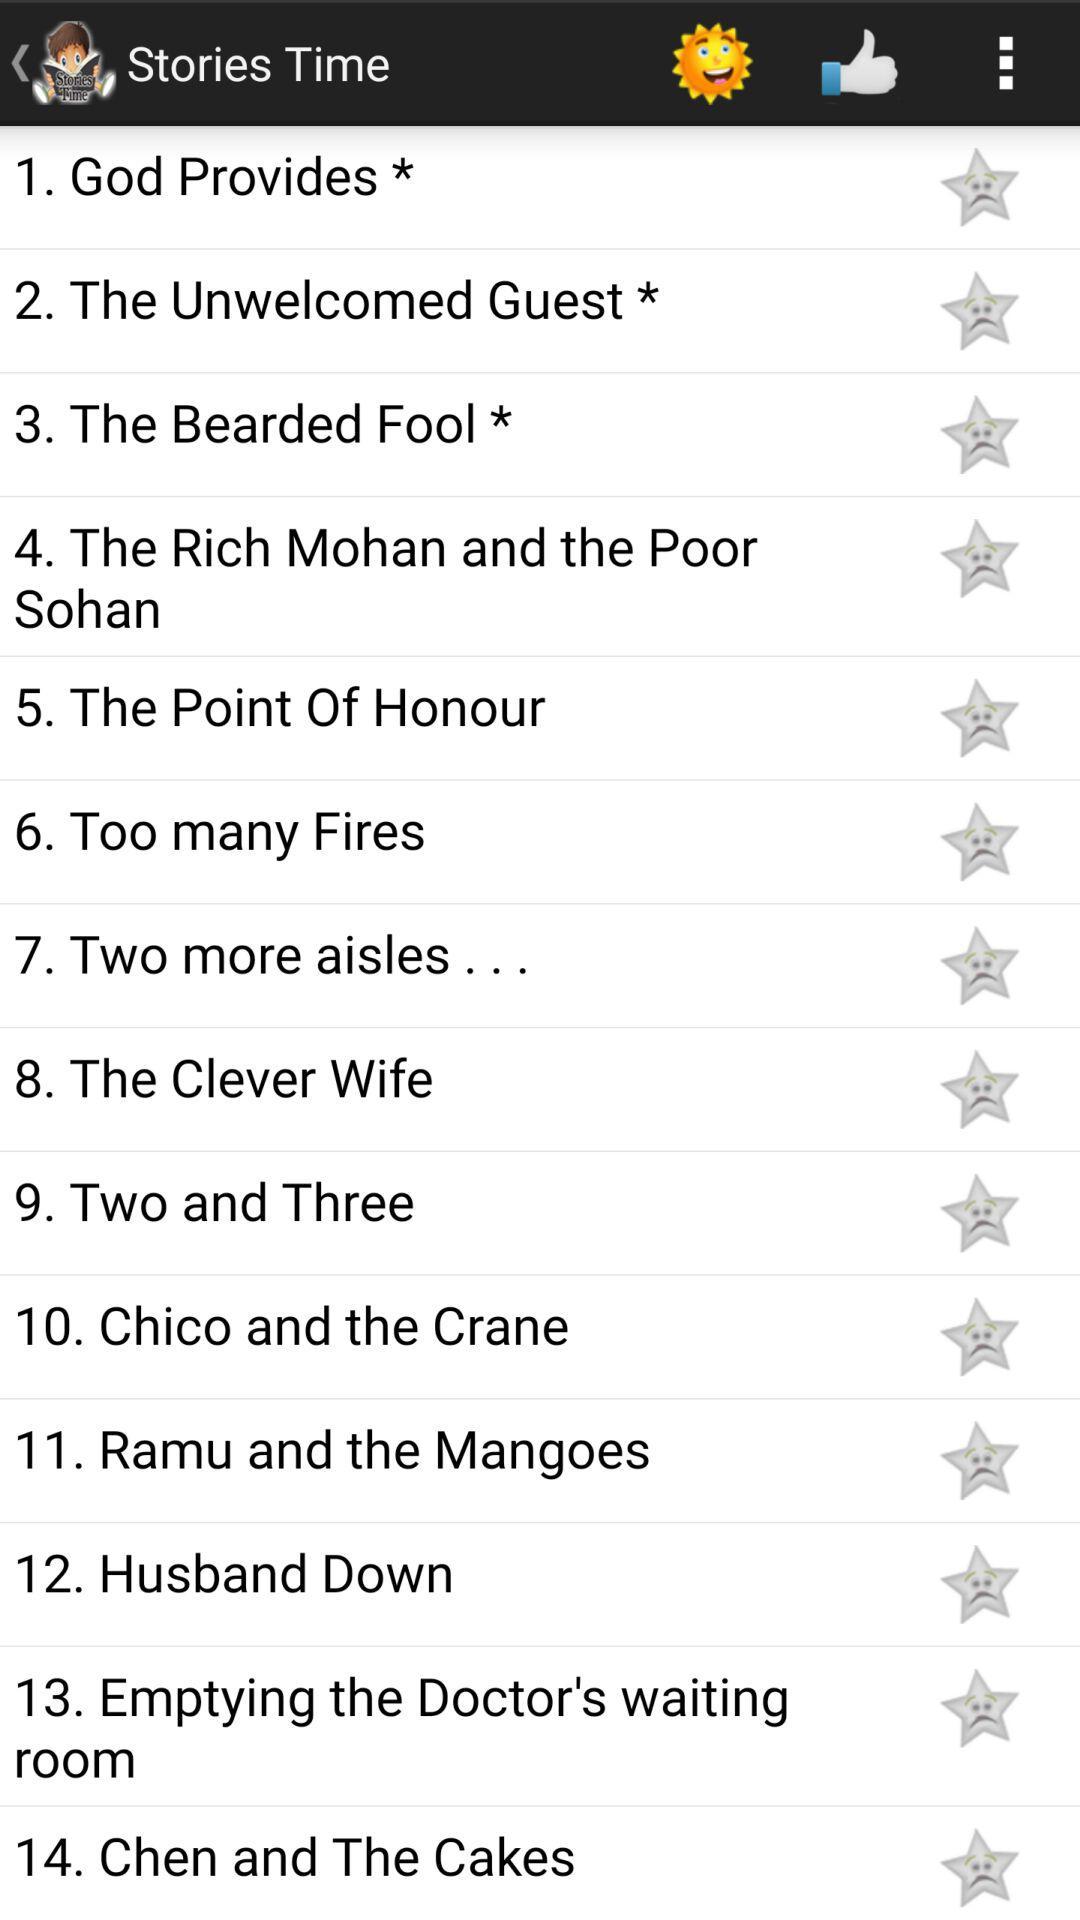 The height and width of the screenshot is (1920, 1080). What do you see at coordinates (978, 1212) in the screenshot?
I see `to favorites` at bounding box center [978, 1212].